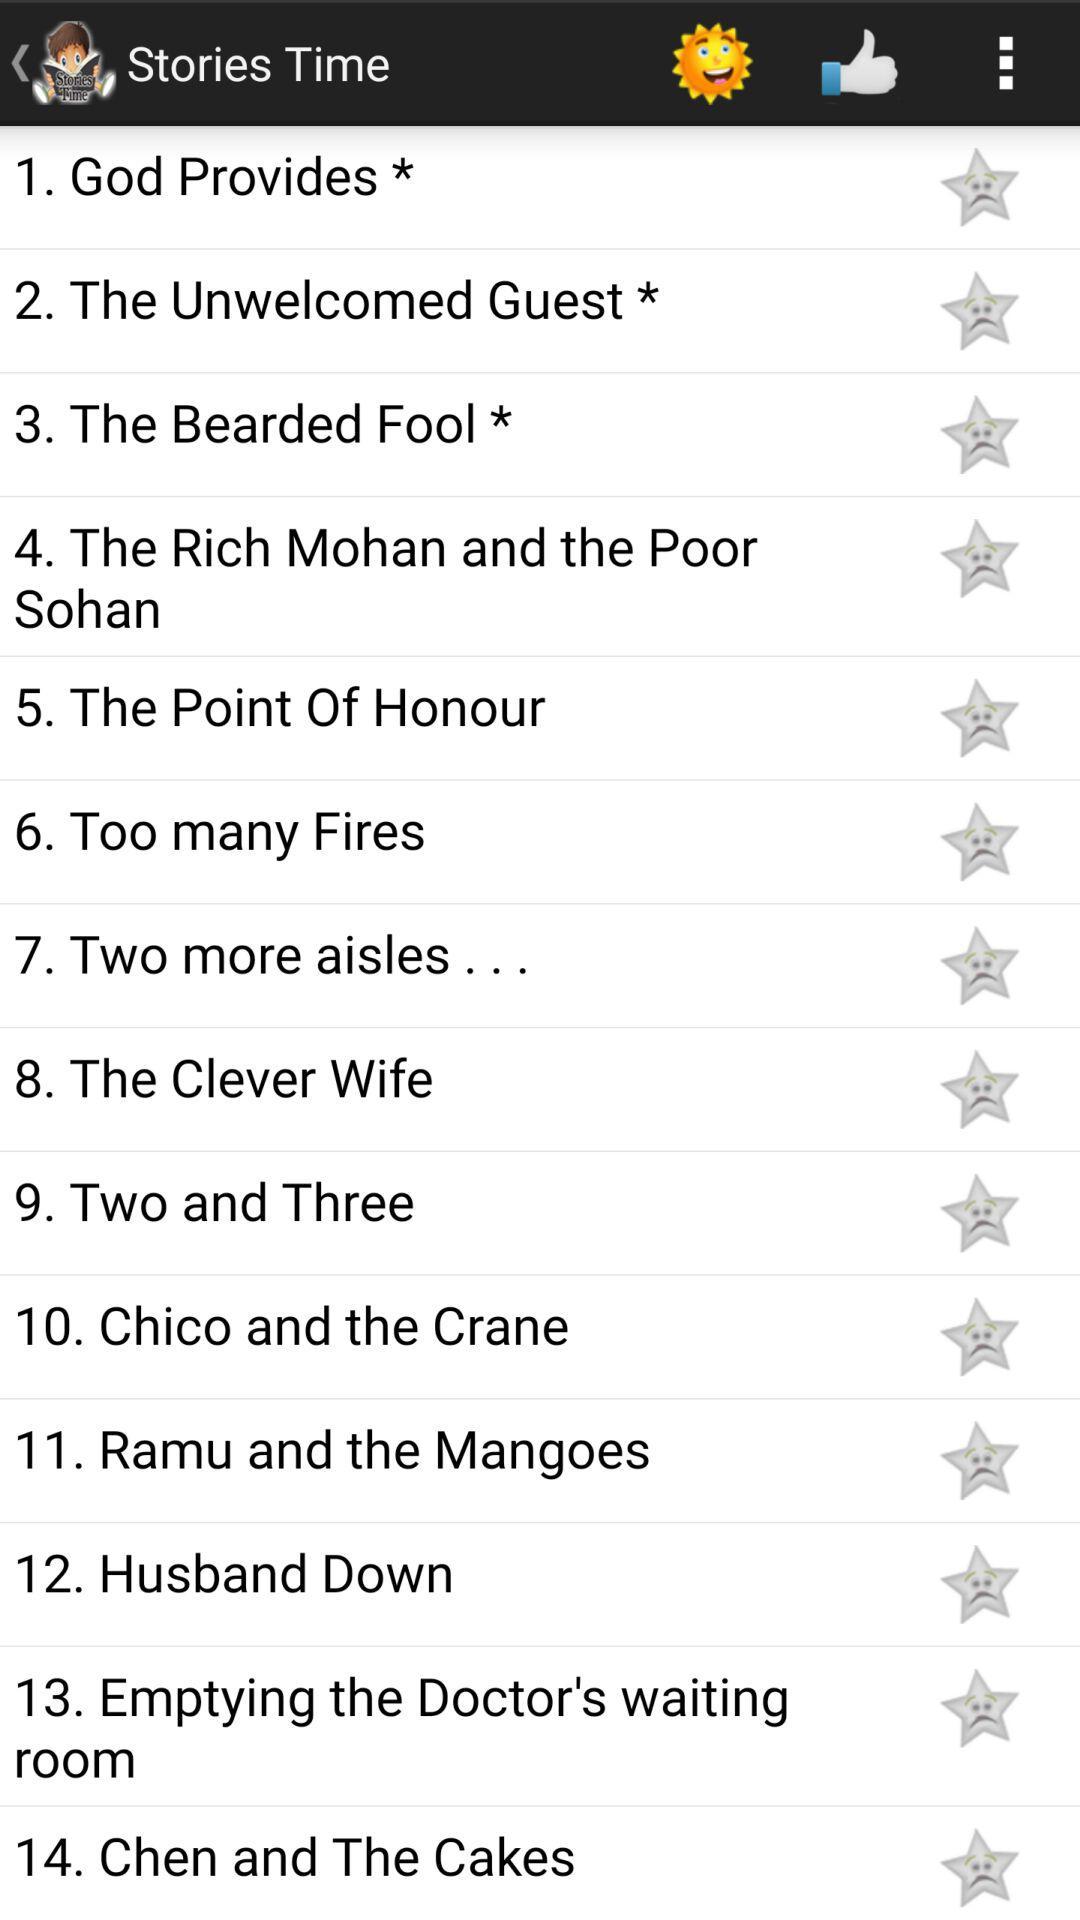 The height and width of the screenshot is (1920, 1080). What do you see at coordinates (978, 1212) in the screenshot?
I see `to favorites` at bounding box center [978, 1212].